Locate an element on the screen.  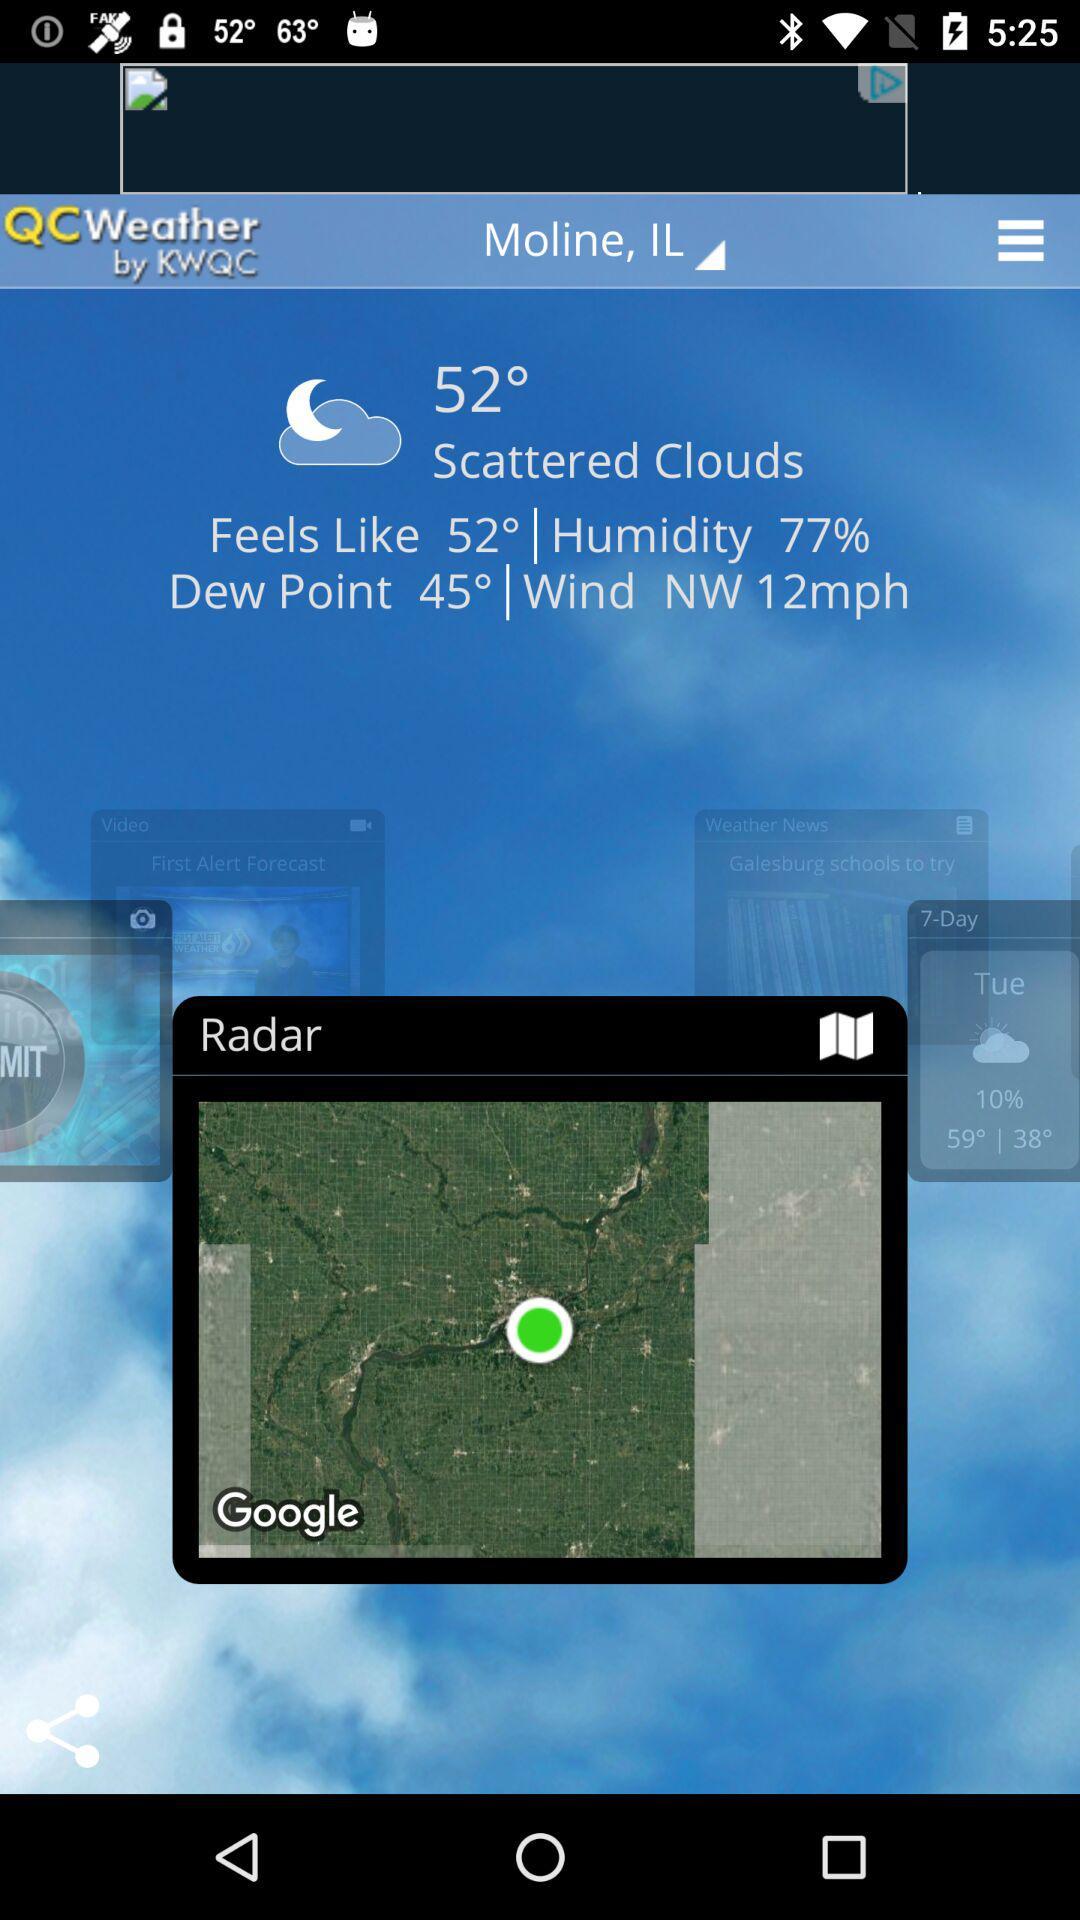
the share icon is located at coordinates (61, 1730).